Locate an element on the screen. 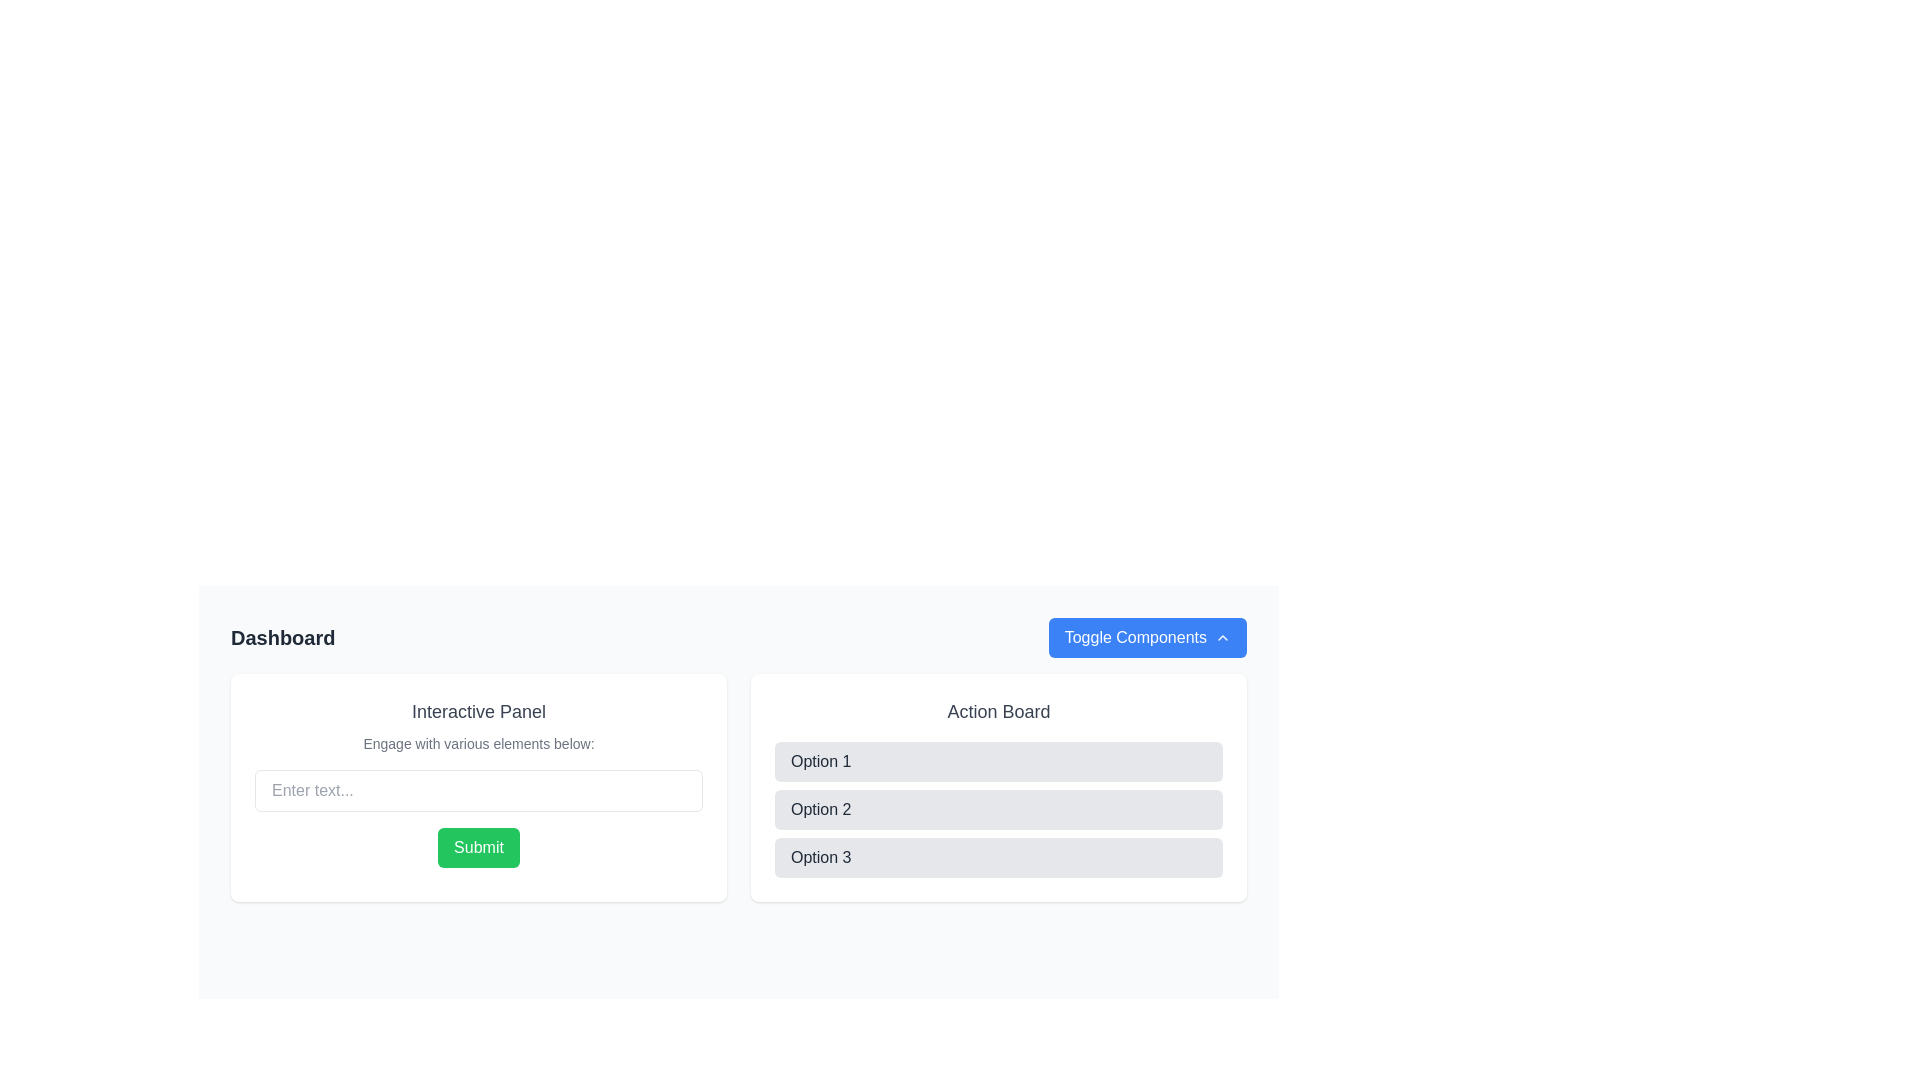  the text label reading 'Option 3', which is styled in dark gray on a light gray background and is located within a rectangular button at the bottom of the 'Action Board' section is located at coordinates (821, 856).